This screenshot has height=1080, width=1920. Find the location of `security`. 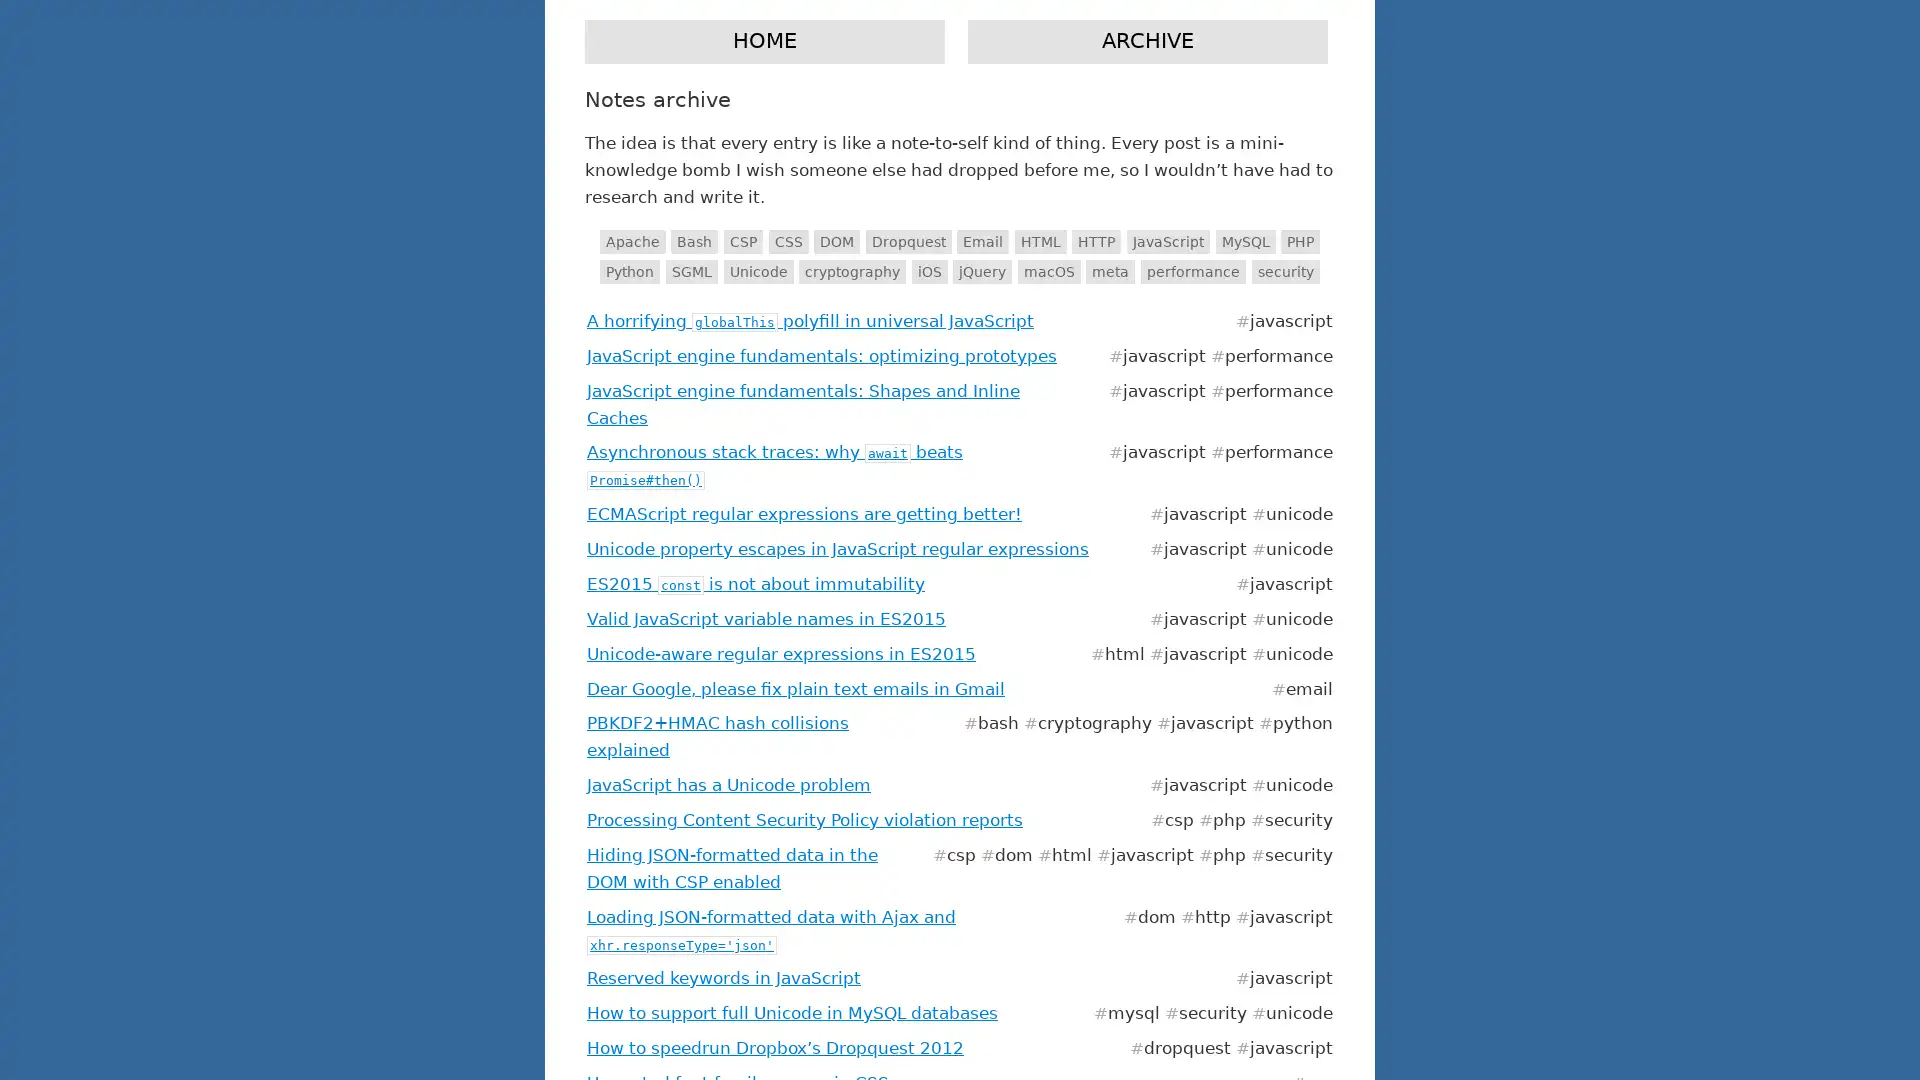

security is located at coordinates (1285, 271).